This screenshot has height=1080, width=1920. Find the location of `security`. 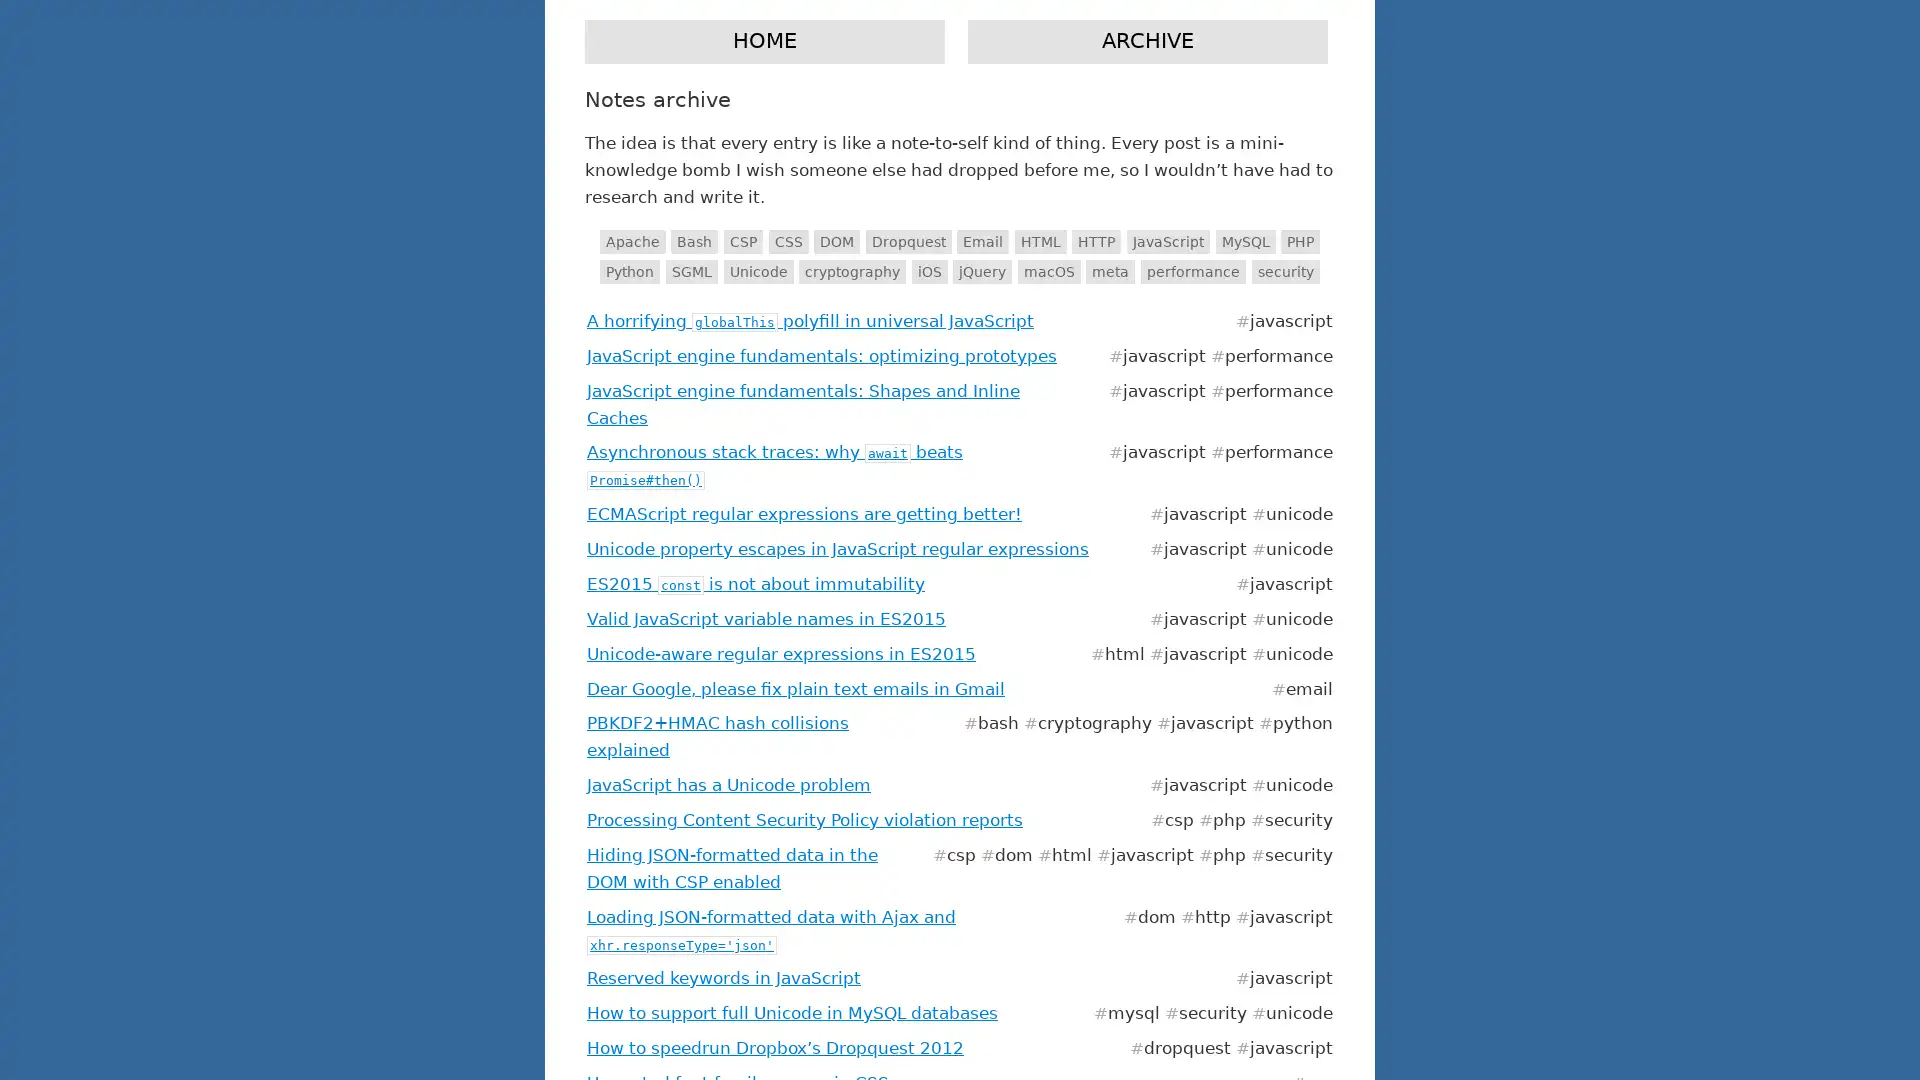

security is located at coordinates (1285, 271).